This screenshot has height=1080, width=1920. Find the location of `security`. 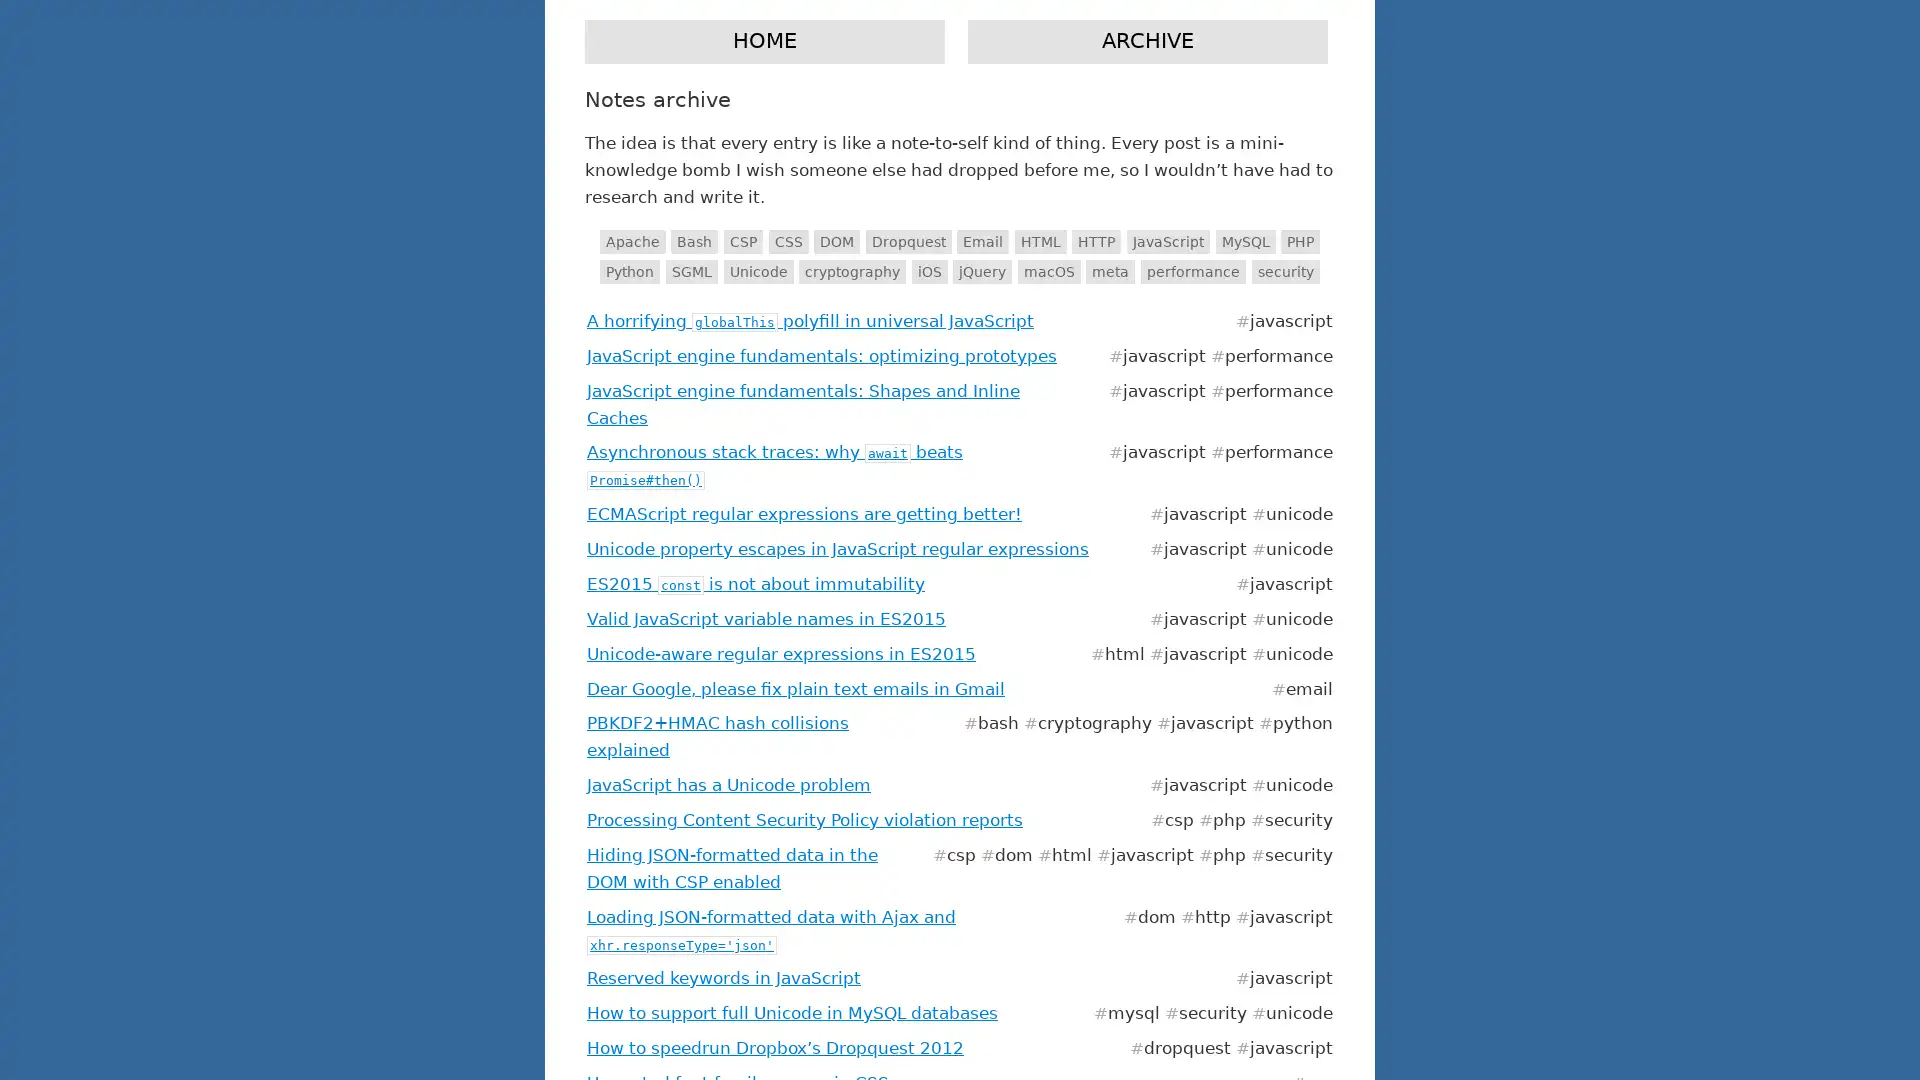

security is located at coordinates (1285, 271).